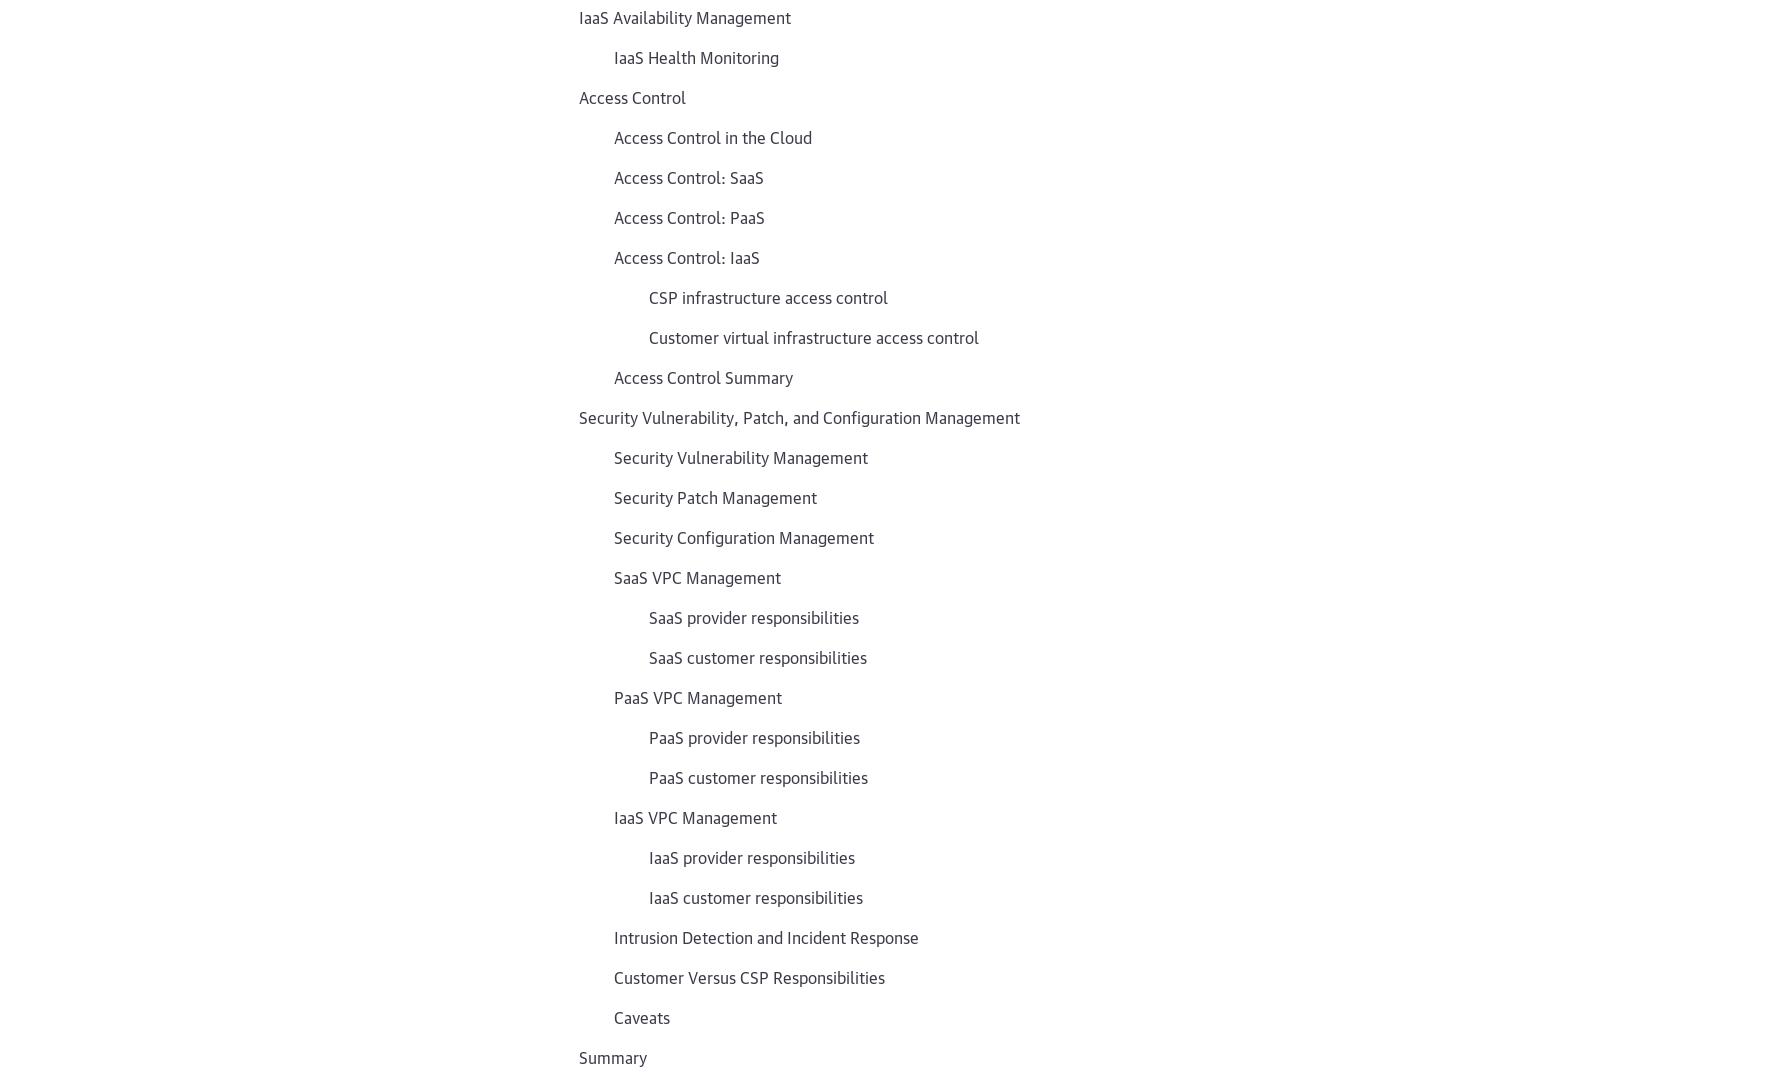 Image resolution: width=1783 pixels, height=1079 pixels. Describe the element at coordinates (753, 734) in the screenshot. I see `'PaaS provider responsibilities'` at that location.